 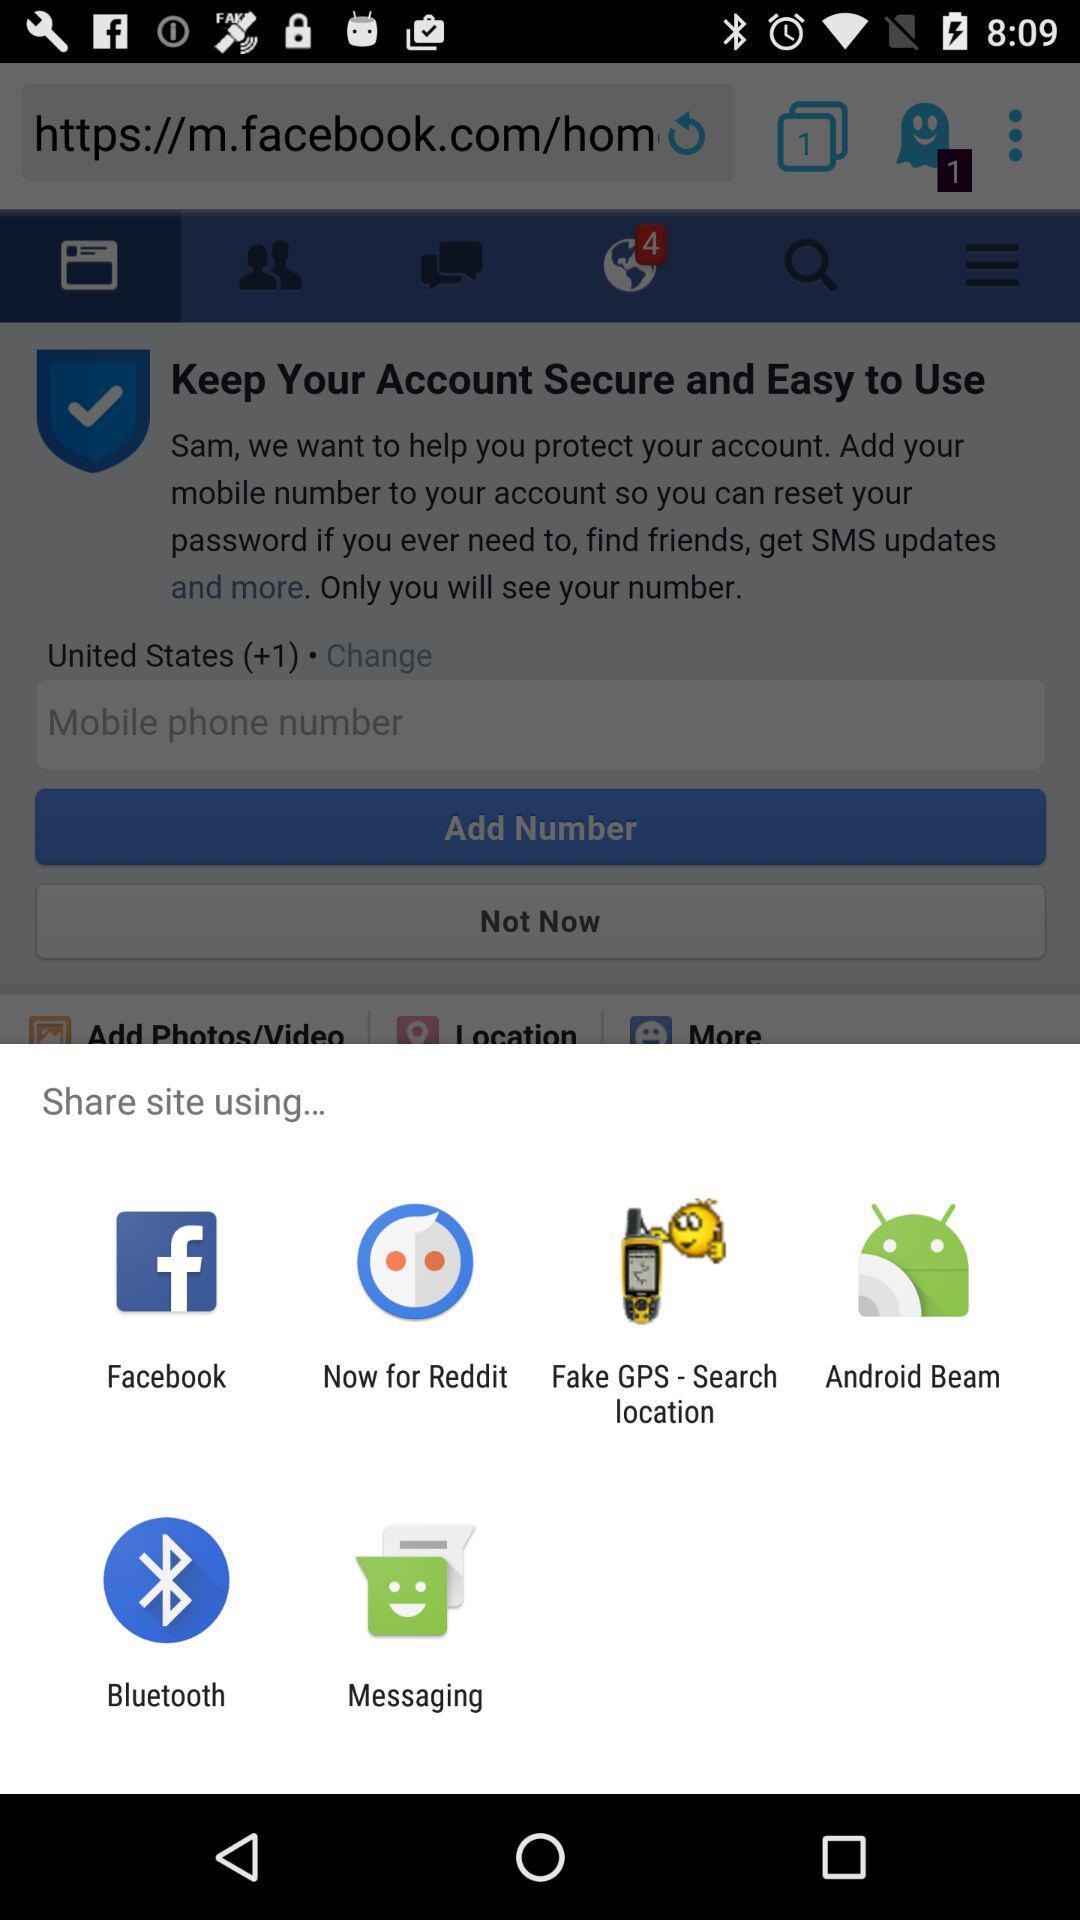 What do you see at coordinates (165, 1711) in the screenshot?
I see `bluetooth` at bounding box center [165, 1711].